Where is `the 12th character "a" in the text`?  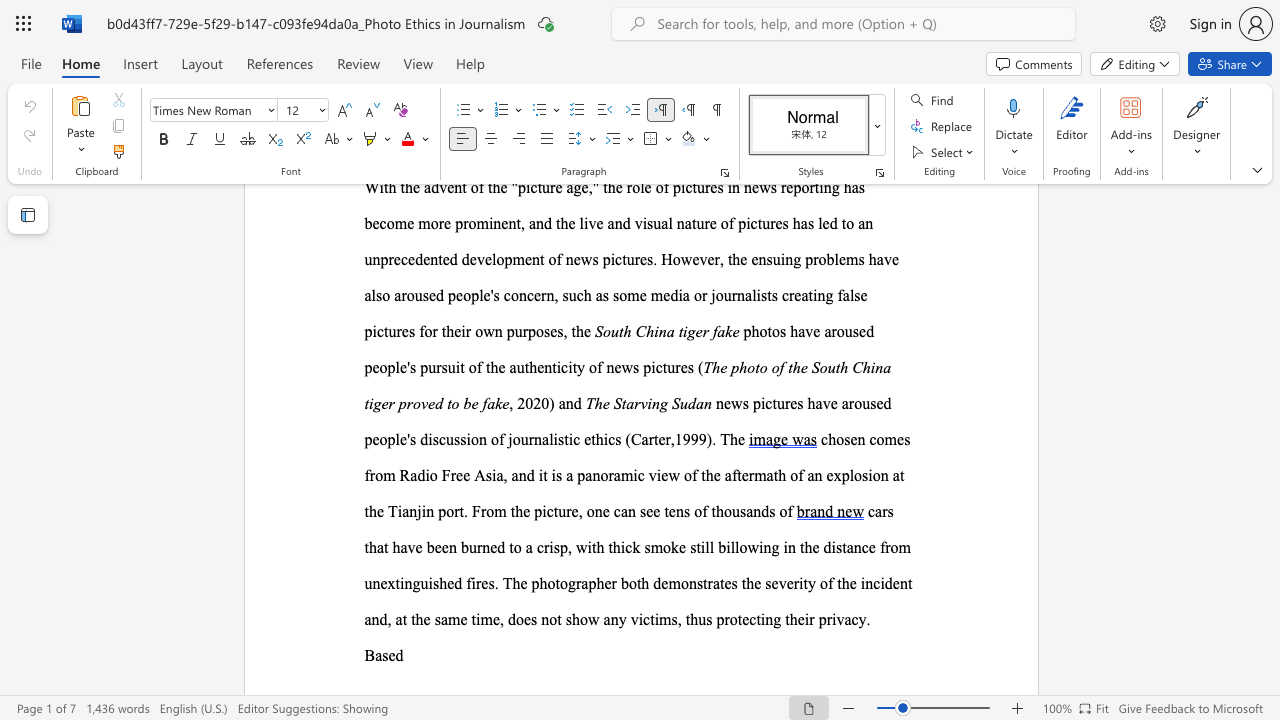 the 12th character "a" in the text is located at coordinates (623, 510).